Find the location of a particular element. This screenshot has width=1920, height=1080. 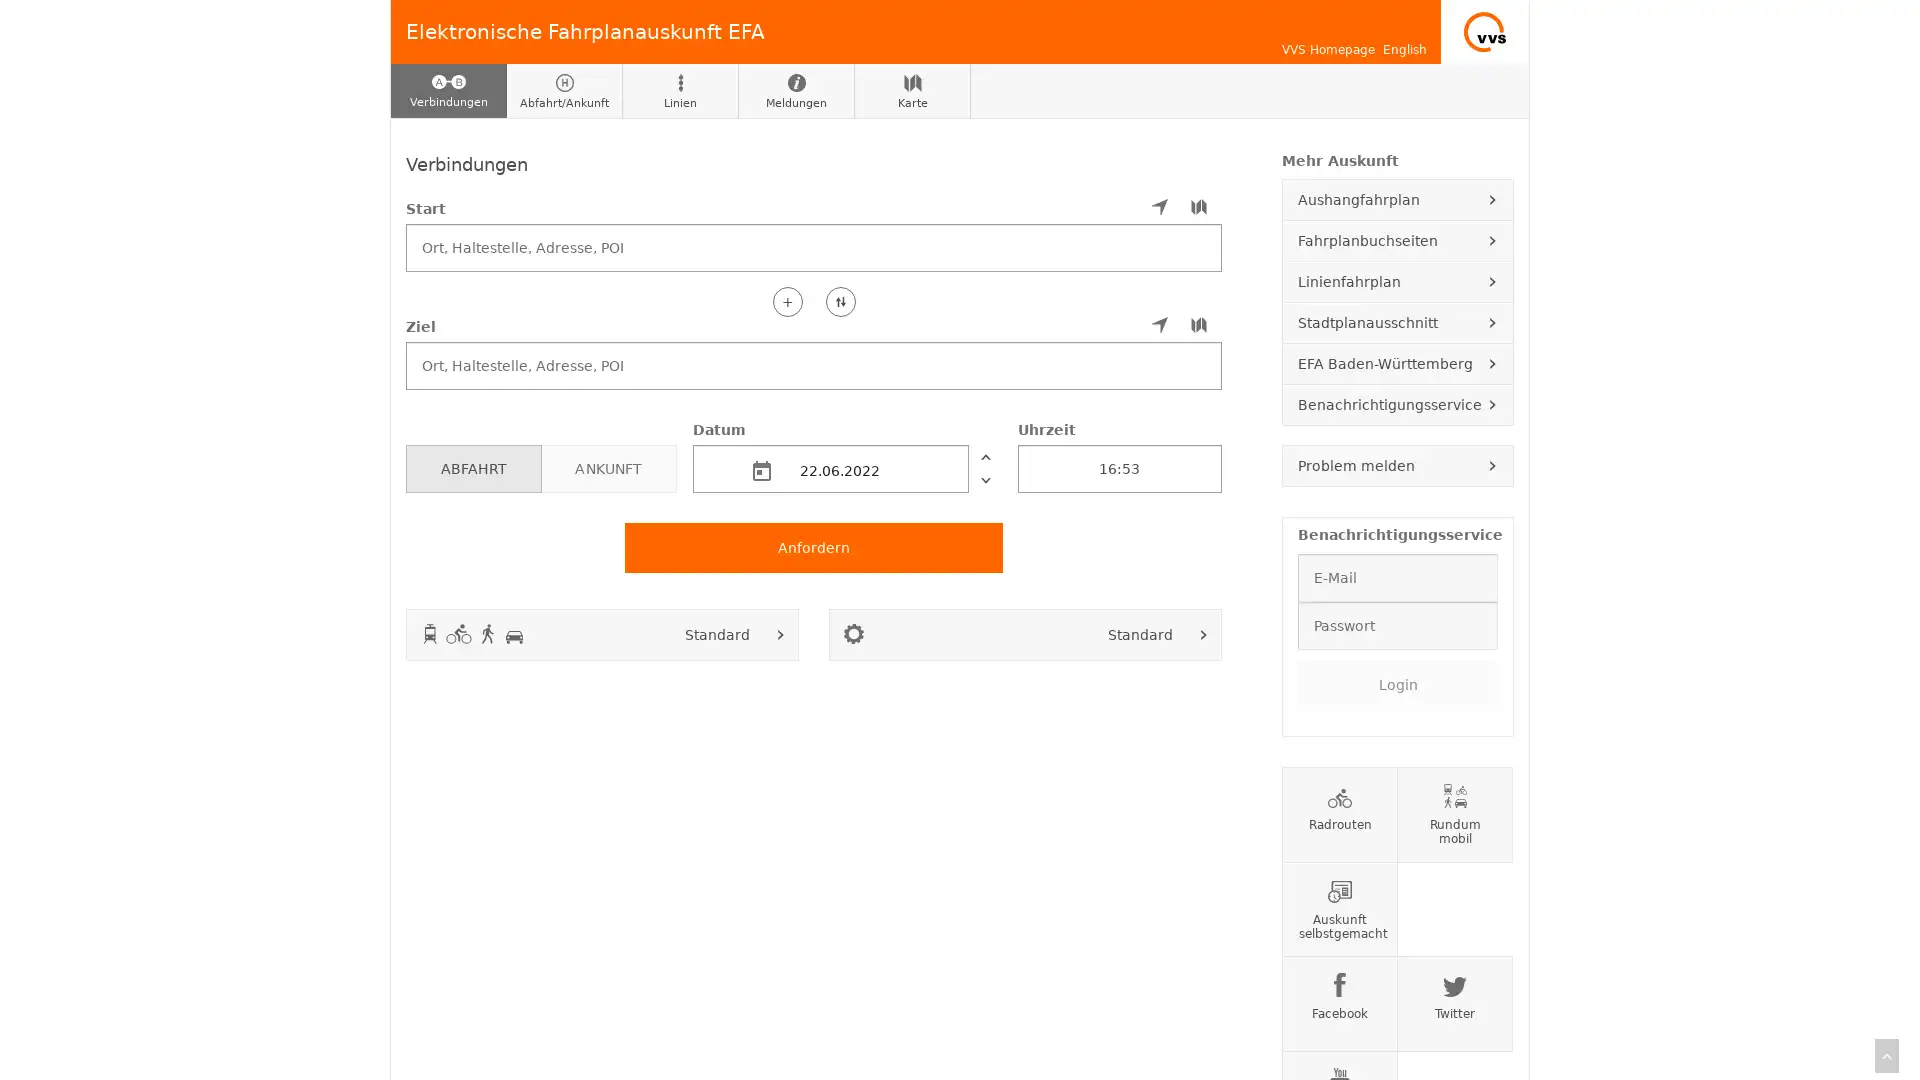

Start und Ziel tauschen is located at coordinates (840, 300).